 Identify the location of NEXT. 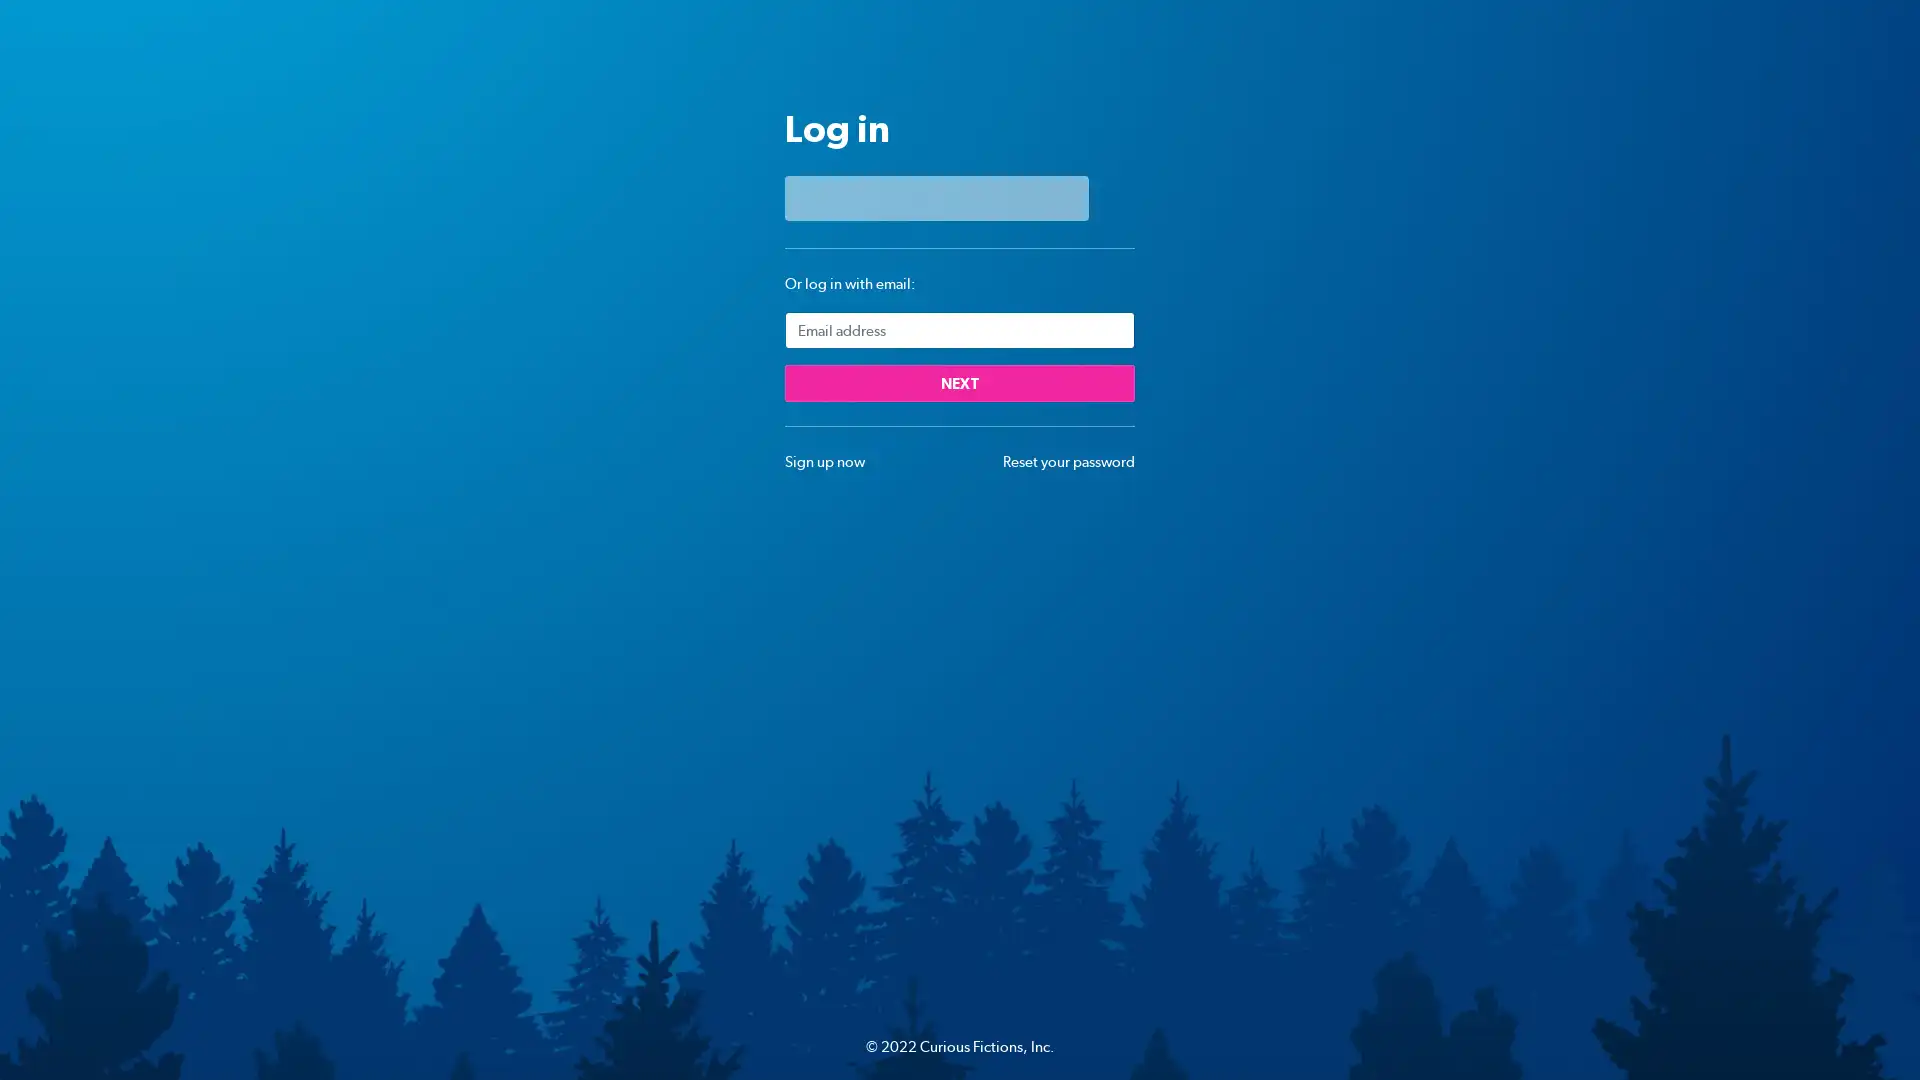
(960, 382).